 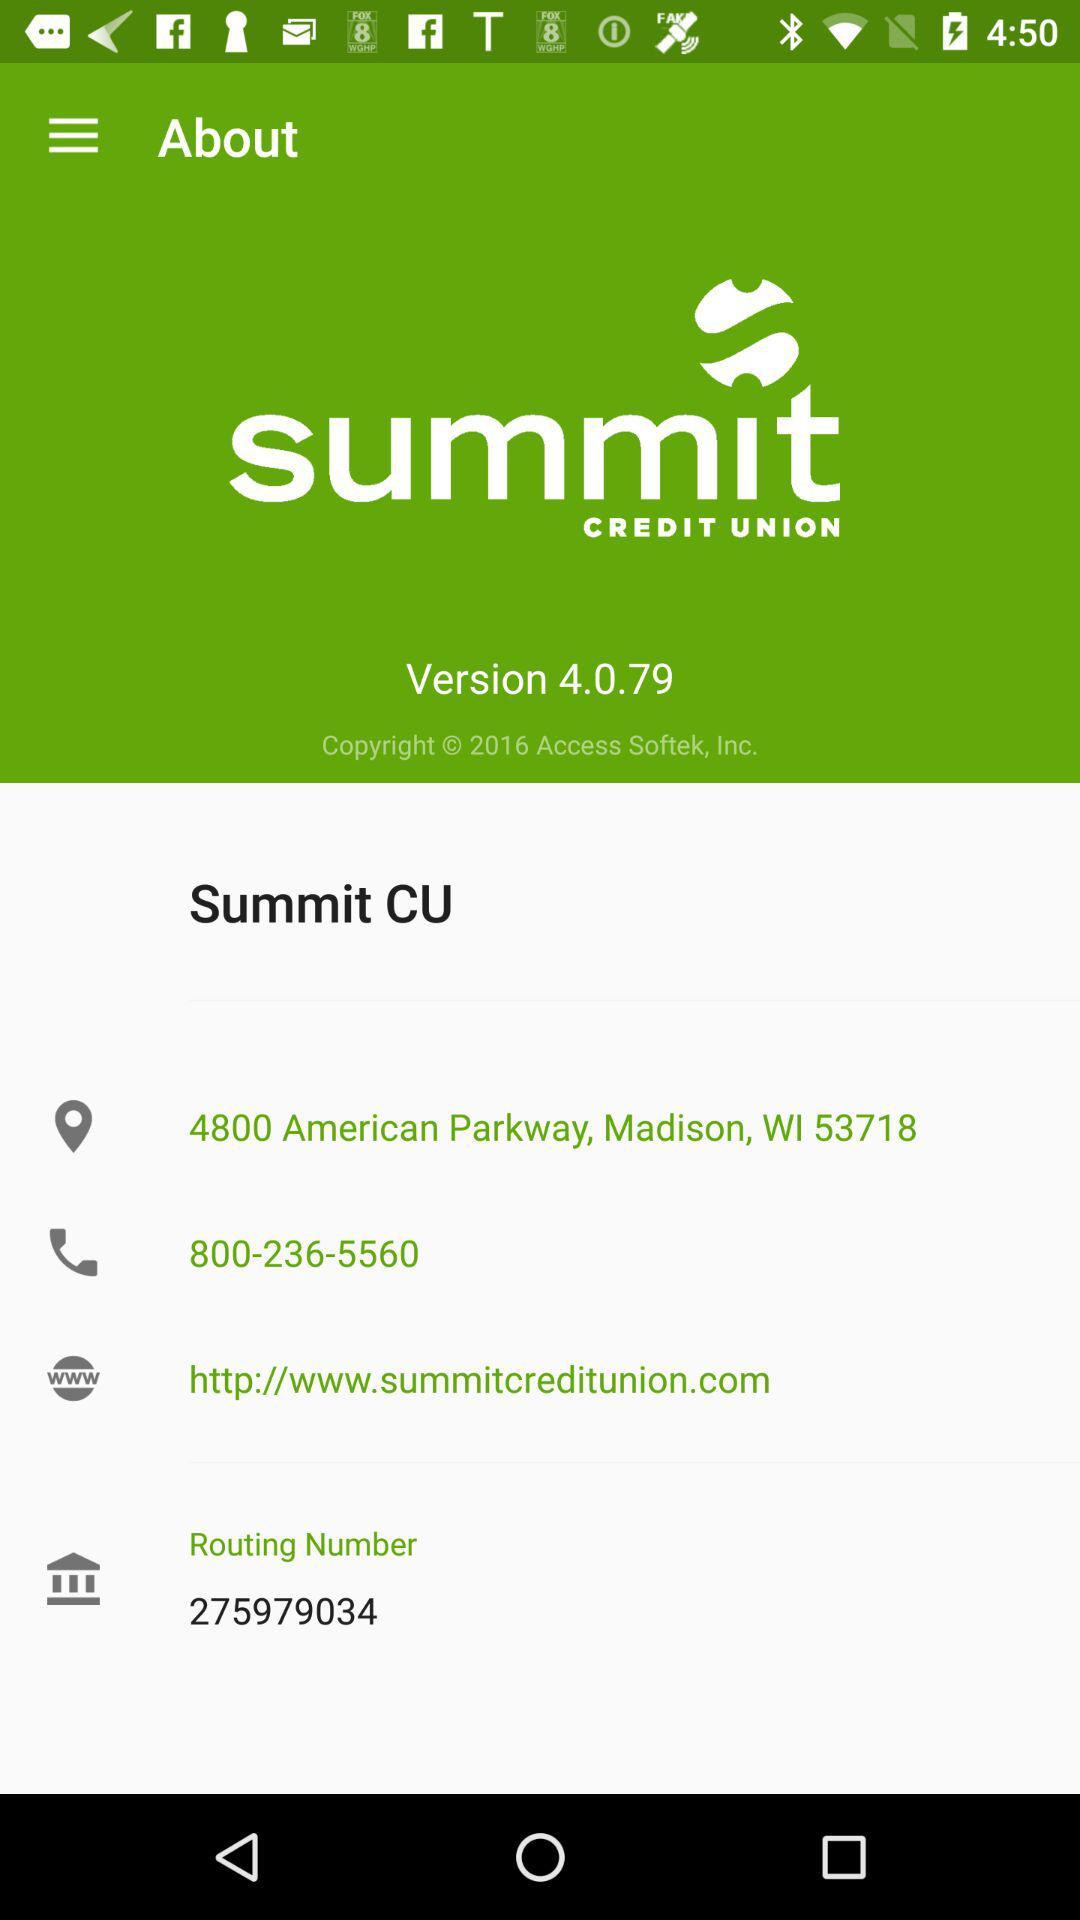 I want to click on the call icon, so click(x=72, y=1251).